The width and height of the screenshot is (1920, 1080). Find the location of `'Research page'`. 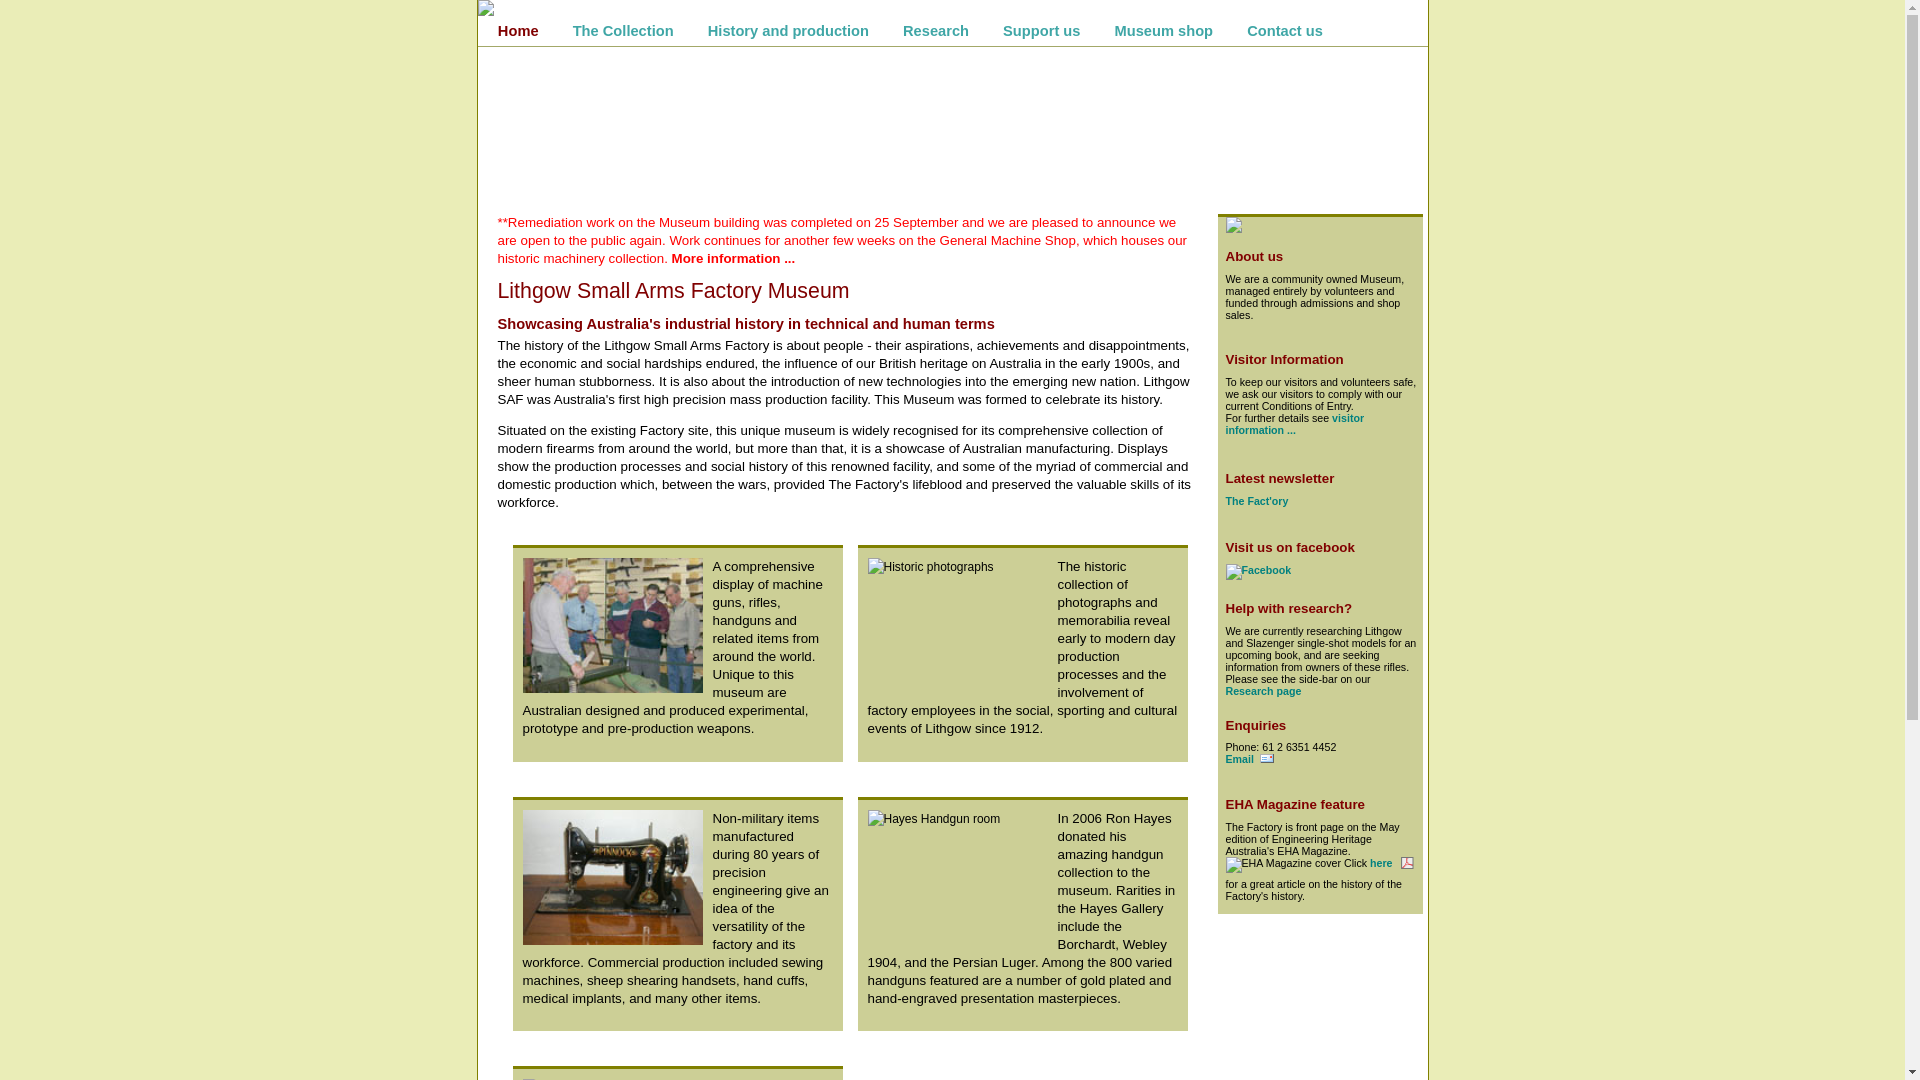

'Research page' is located at coordinates (1262, 689).